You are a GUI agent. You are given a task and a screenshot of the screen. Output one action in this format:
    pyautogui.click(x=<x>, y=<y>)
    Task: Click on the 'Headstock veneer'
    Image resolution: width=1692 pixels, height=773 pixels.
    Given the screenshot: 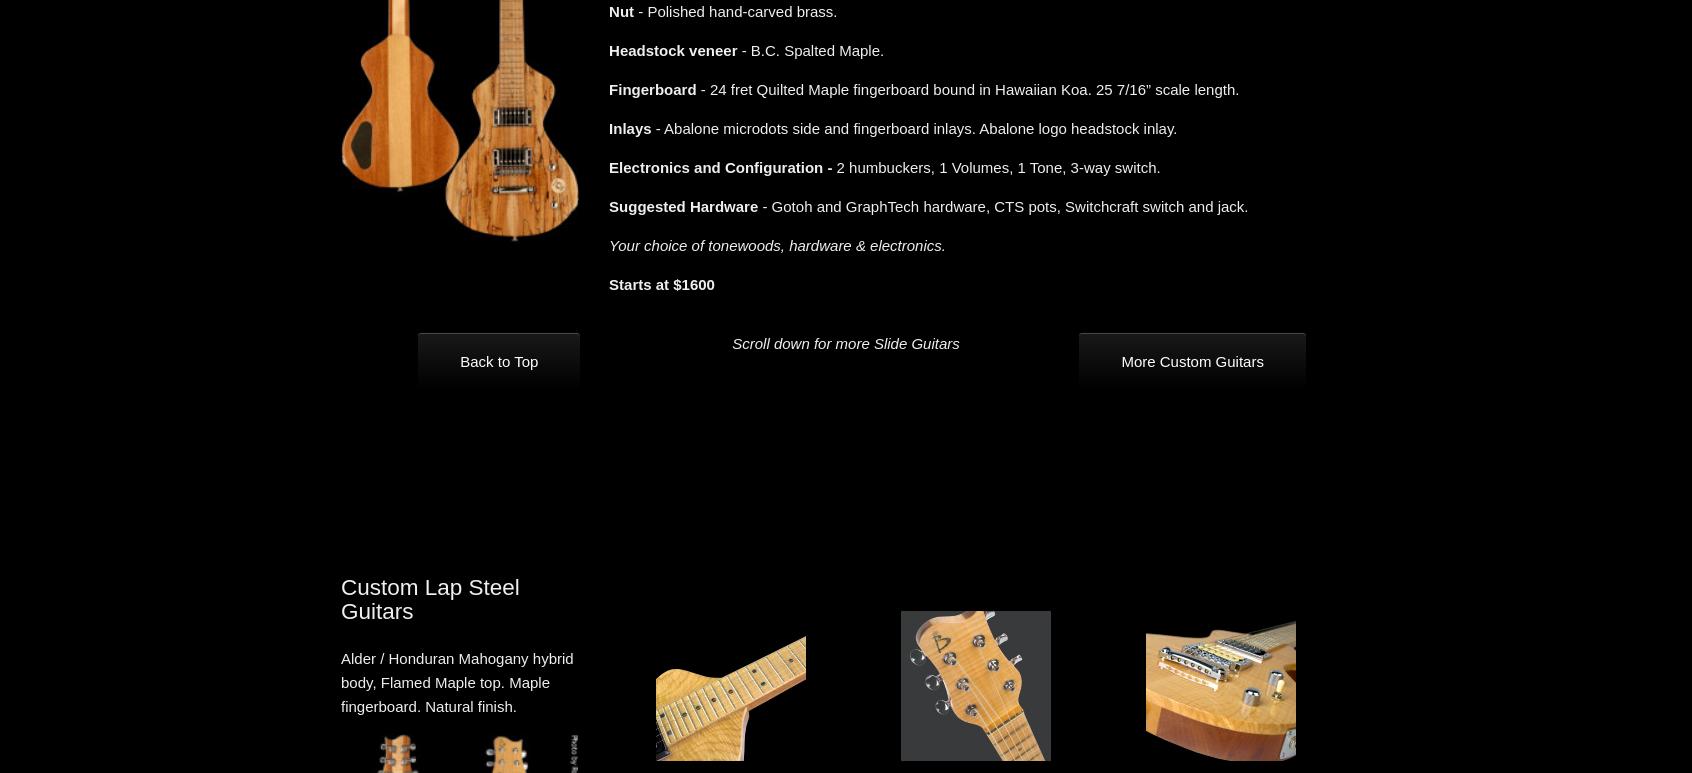 What is the action you would take?
    pyautogui.click(x=673, y=49)
    